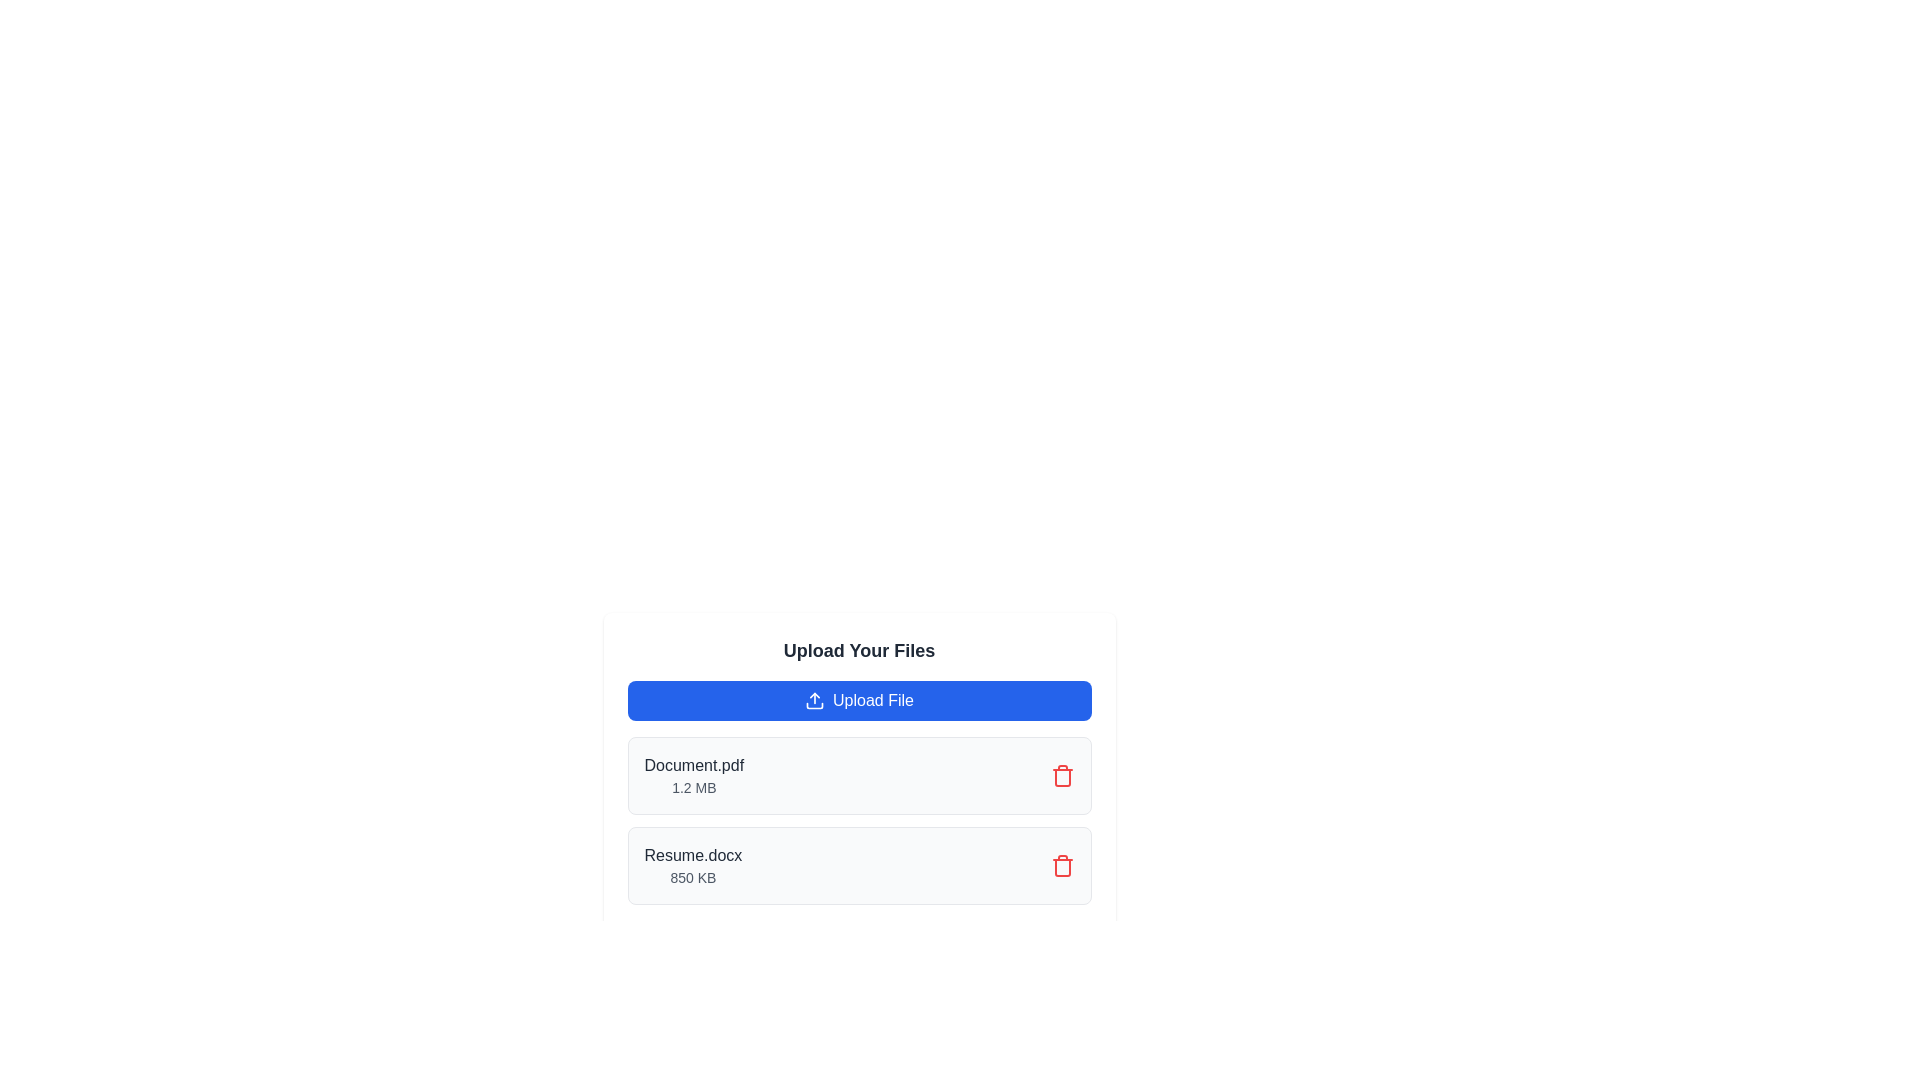 The width and height of the screenshot is (1920, 1080). I want to click on the upload icon located to the left of the 'Upload File' button, which visually indicates the file upload action, so click(815, 700).